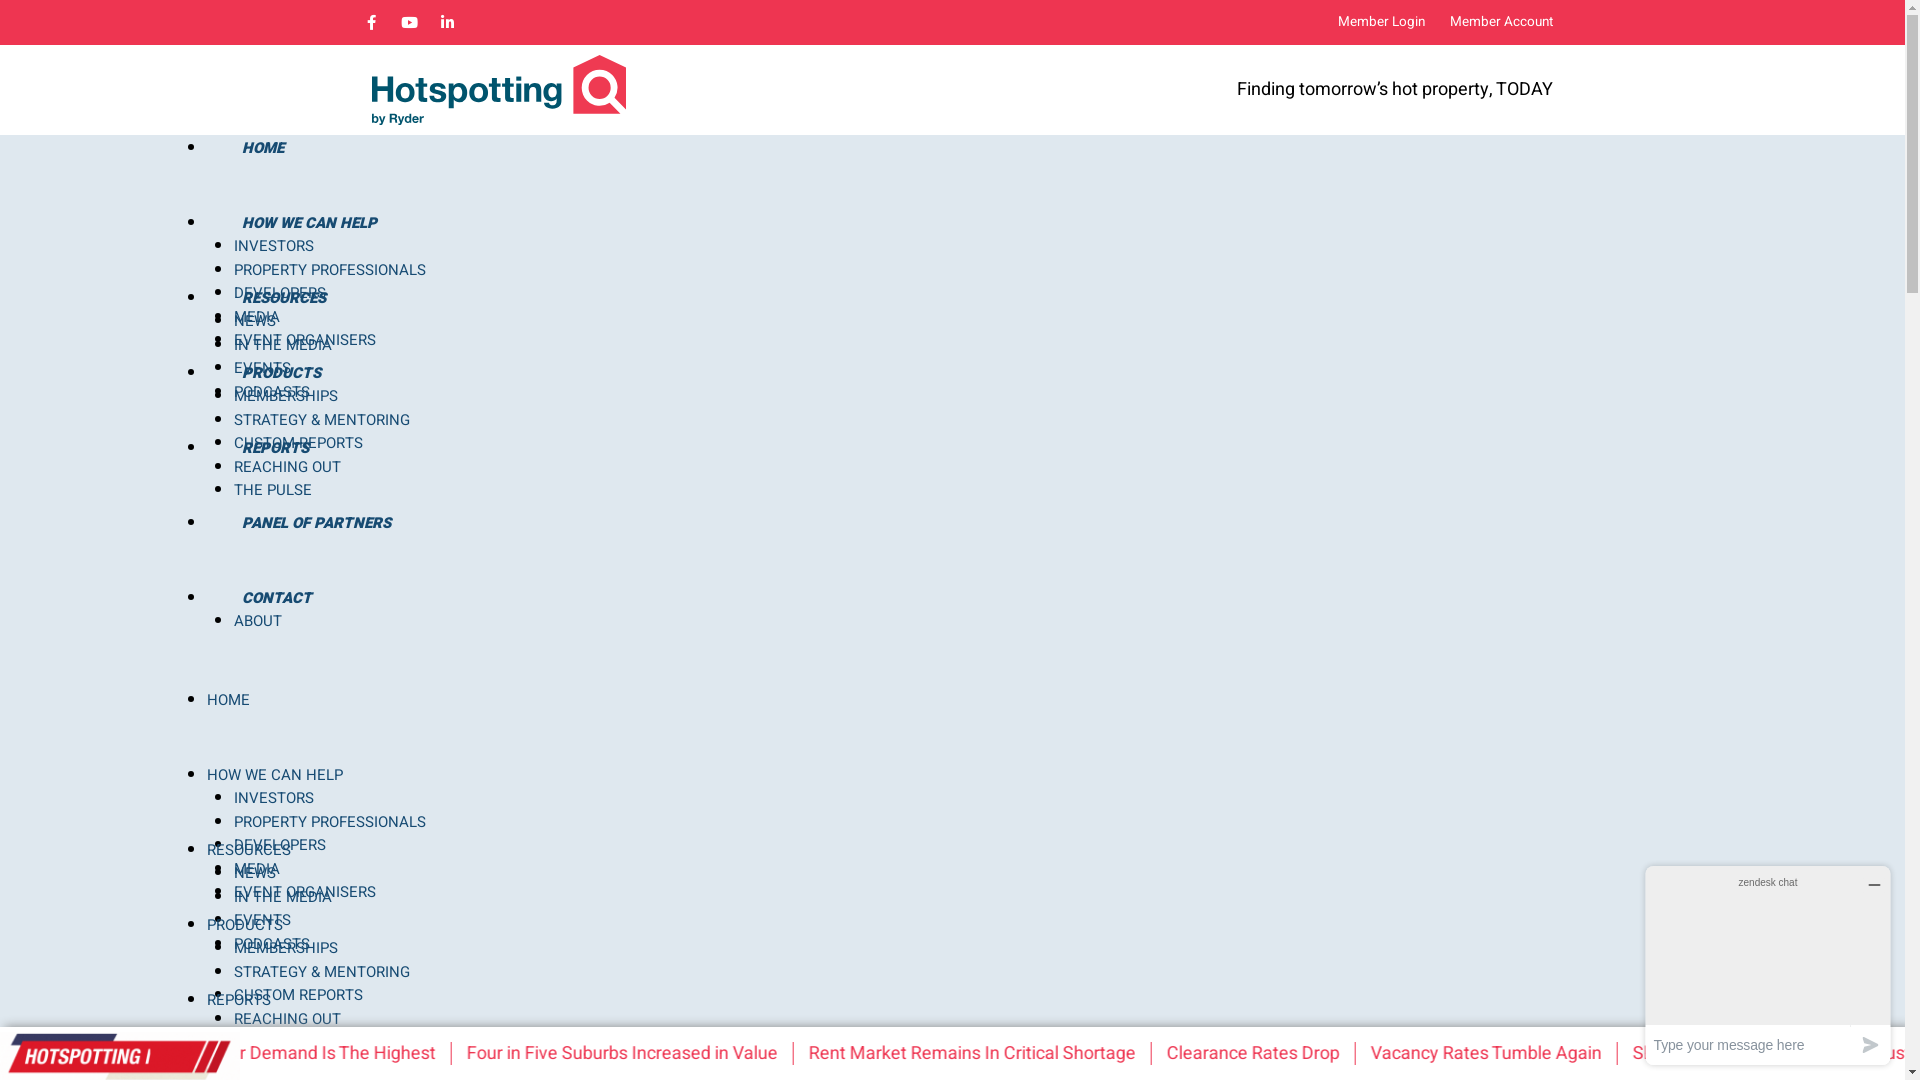  What do you see at coordinates (1501, 23) in the screenshot?
I see `'Member Account'` at bounding box center [1501, 23].